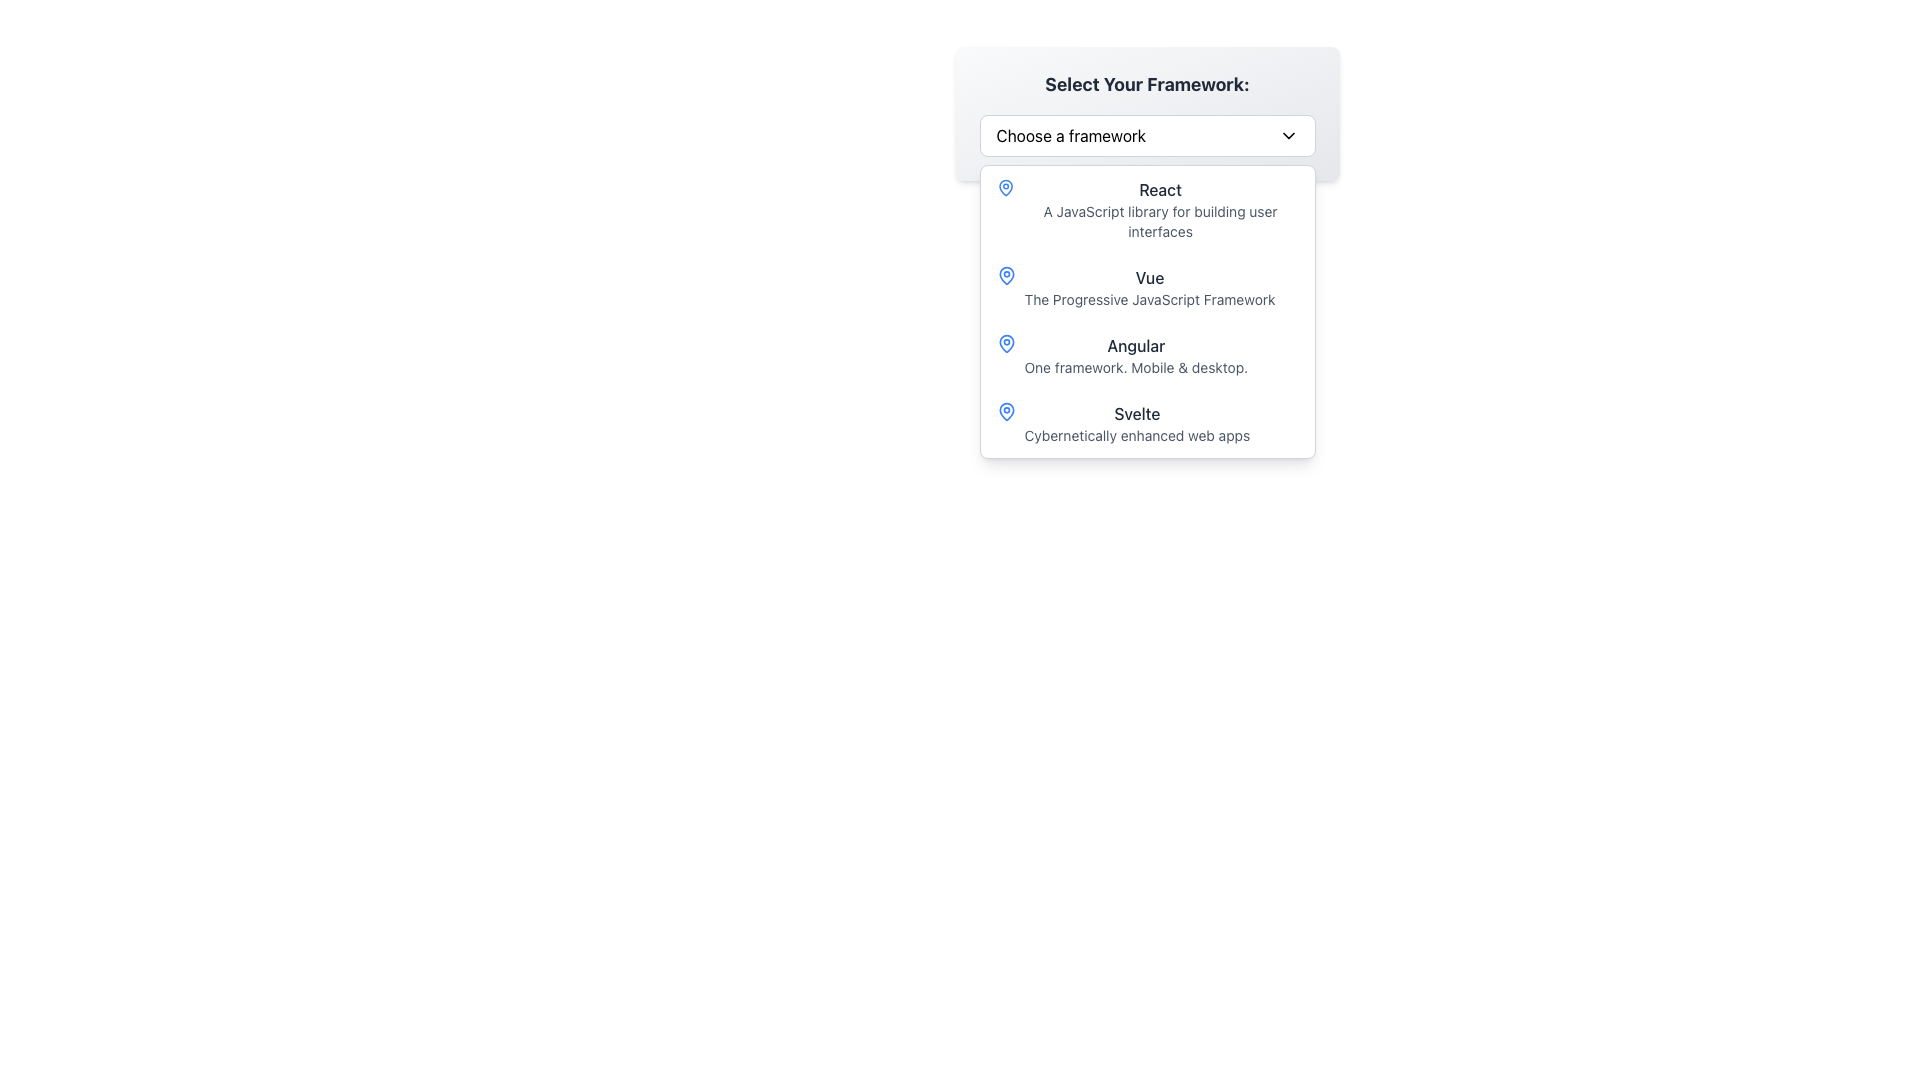 The width and height of the screenshot is (1920, 1080). I want to click on the Text label that serves as a heading for the description below it in the dropdown list under 'Select Your Framework', positioned above the text 'Cybernetically enhanced web apps', so click(1137, 412).